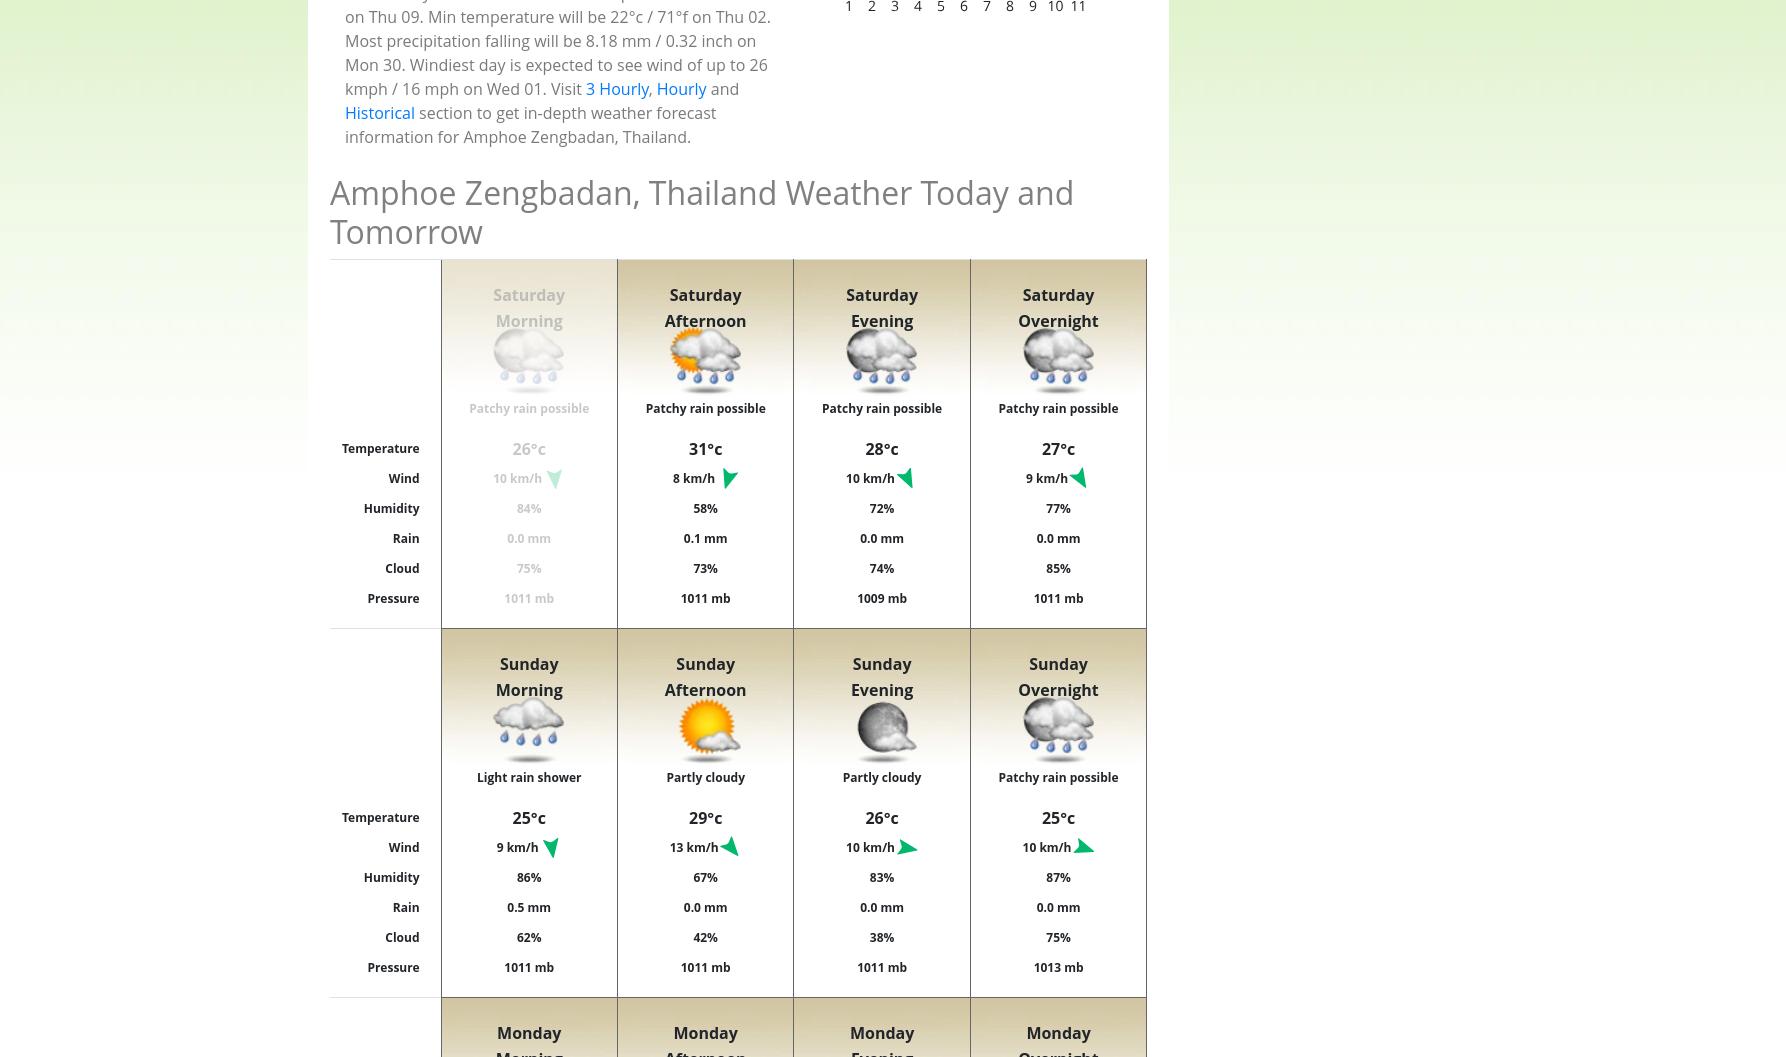 Image resolution: width=1786 pixels, height=1057 pixels. Describe the element at coordinates (704, 936) in the screenshot. I see `'42%'` at that location.